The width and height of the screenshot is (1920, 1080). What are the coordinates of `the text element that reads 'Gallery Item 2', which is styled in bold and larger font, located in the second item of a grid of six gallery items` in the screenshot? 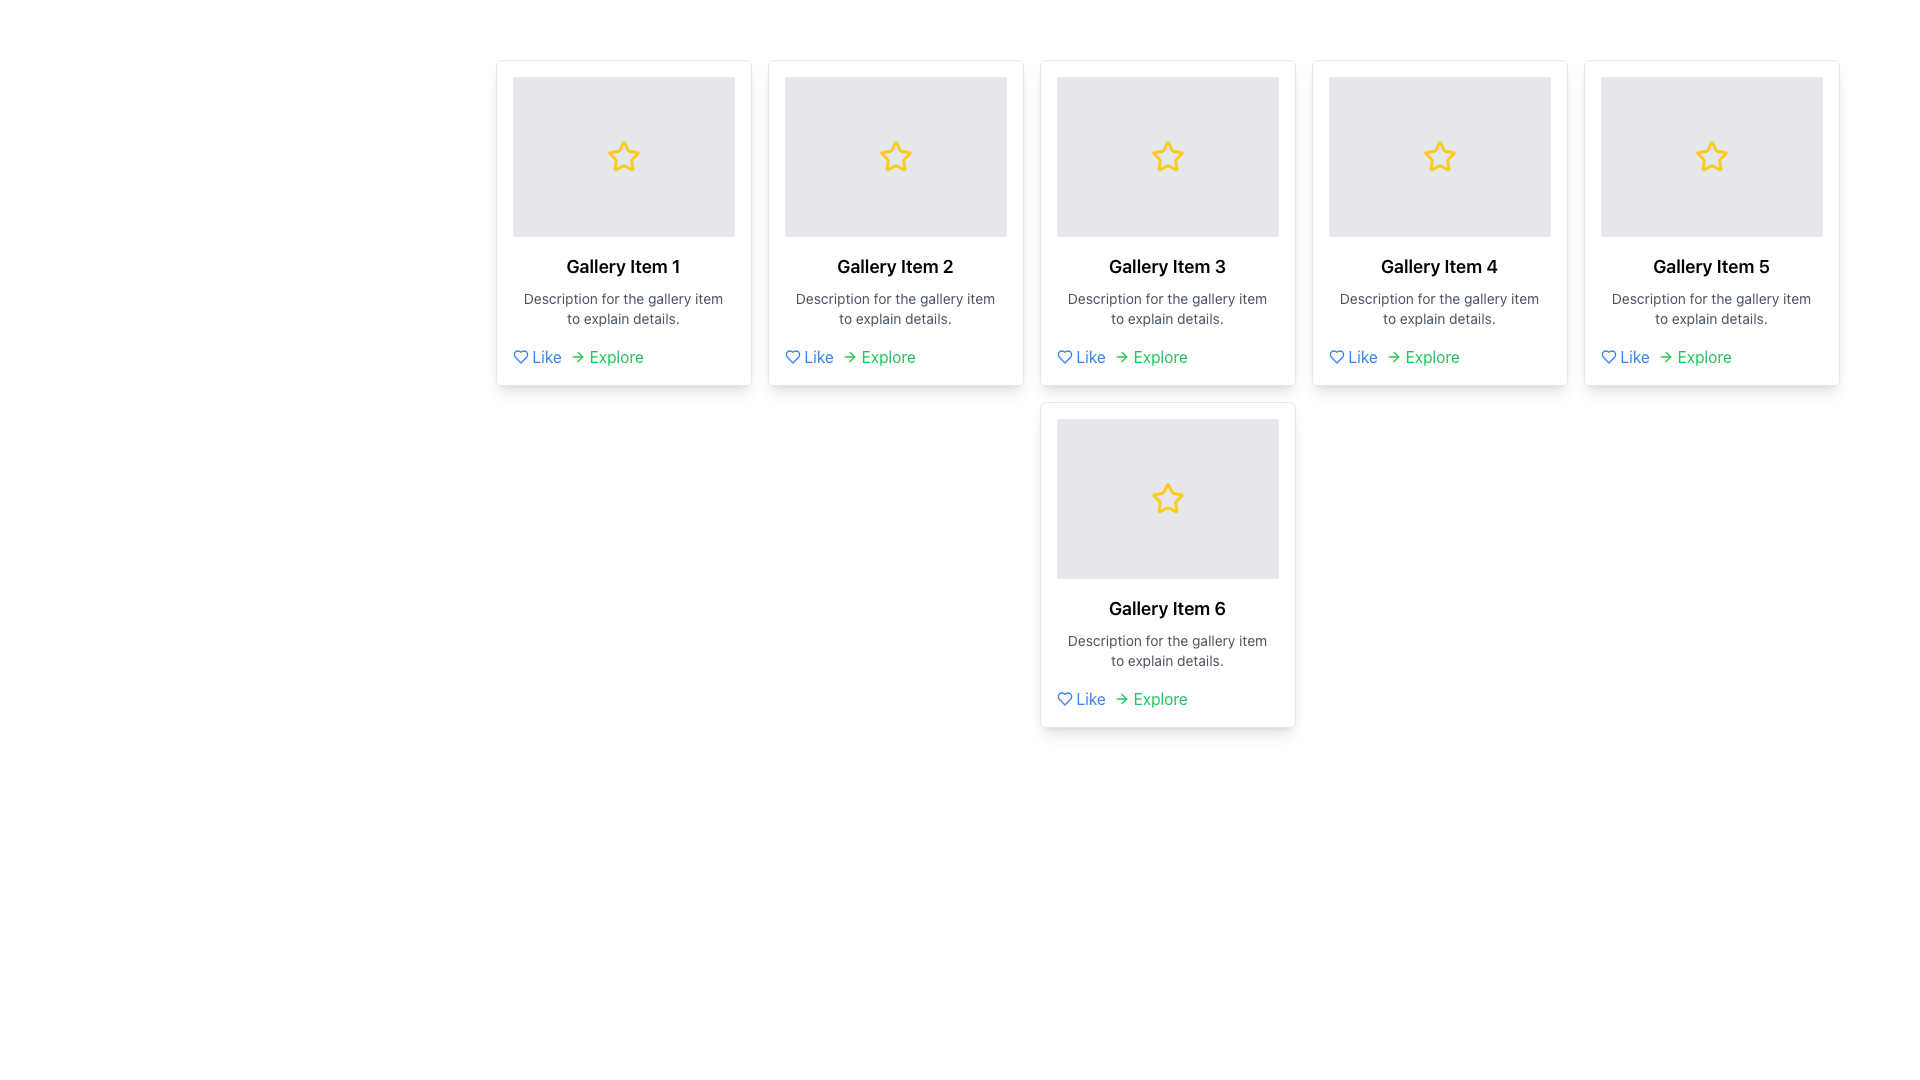 It's located at (894, 265).